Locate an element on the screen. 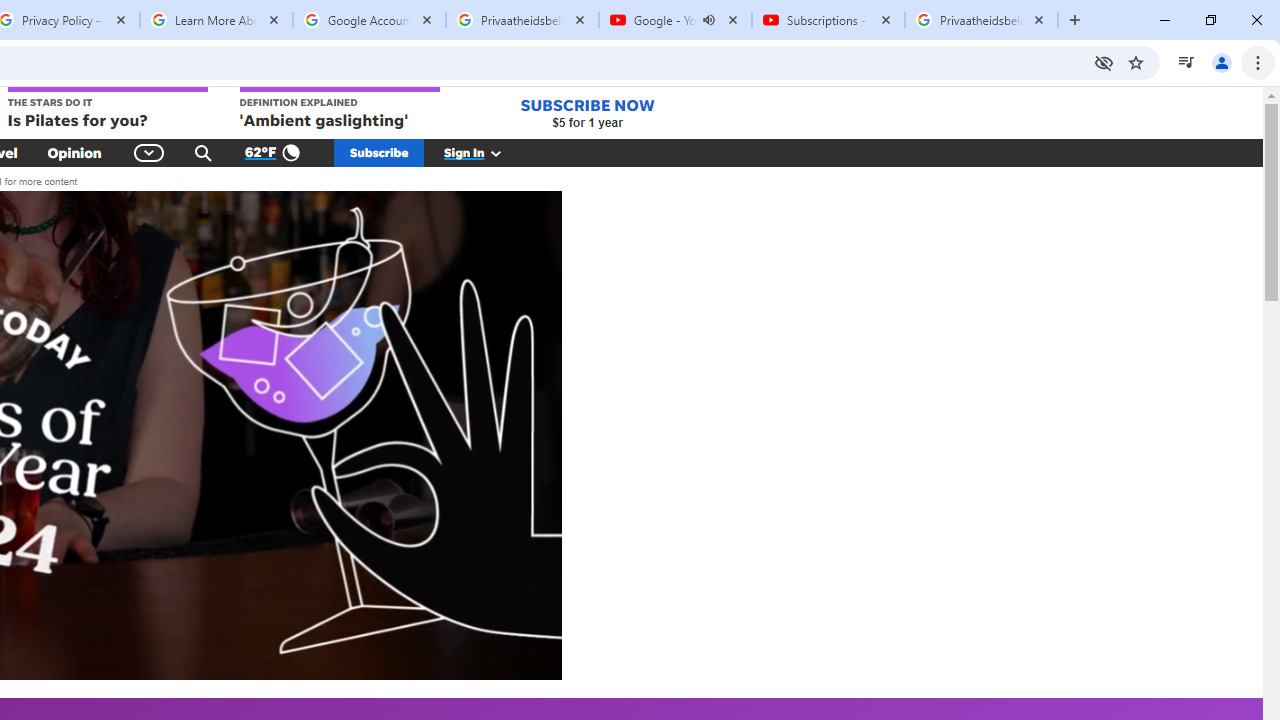 The width and height of the screenshot is (1280, 720). 'DEFINITION EXPLAINED ' is located at coordinates (339, 109).